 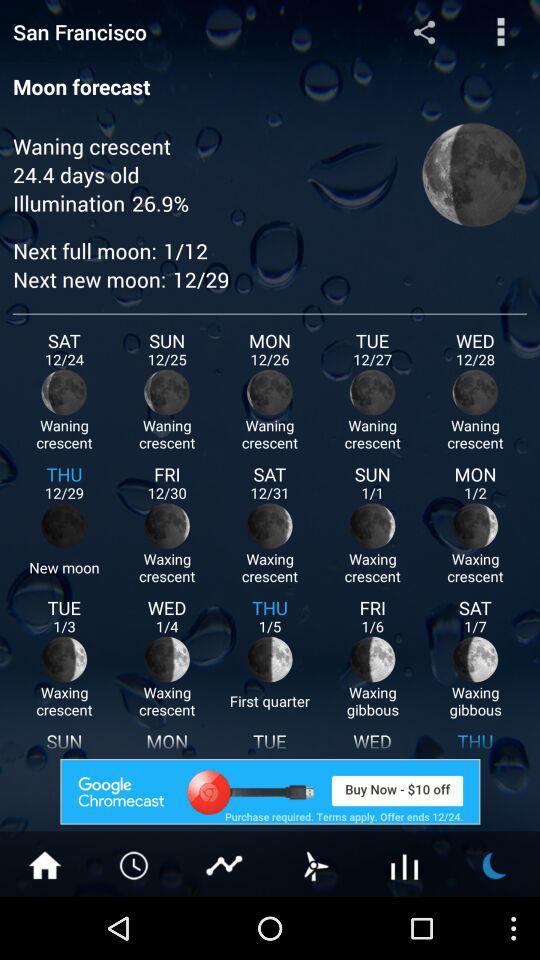 I want to click on adjust time, so click(x=135, y=863).